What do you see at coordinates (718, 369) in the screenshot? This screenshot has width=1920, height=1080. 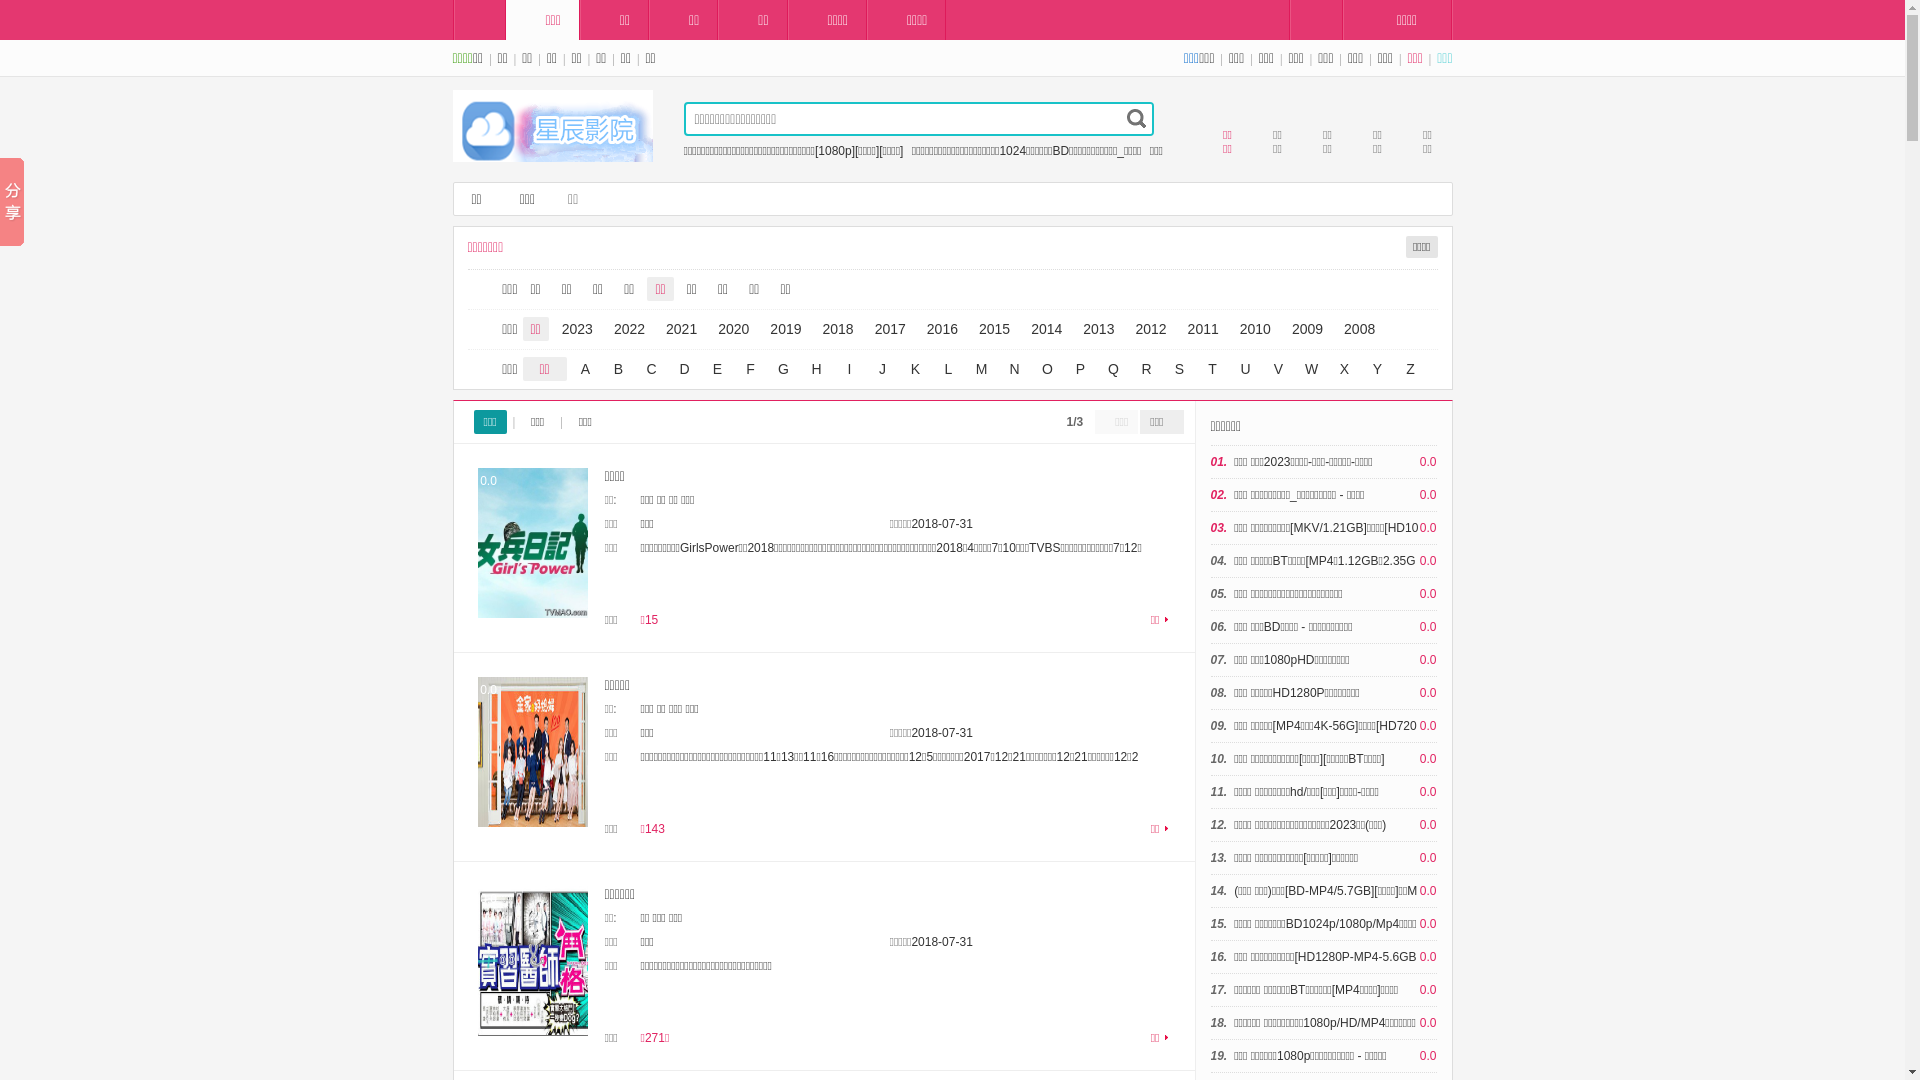 I see `'E'` at bounding box center [718, 369].